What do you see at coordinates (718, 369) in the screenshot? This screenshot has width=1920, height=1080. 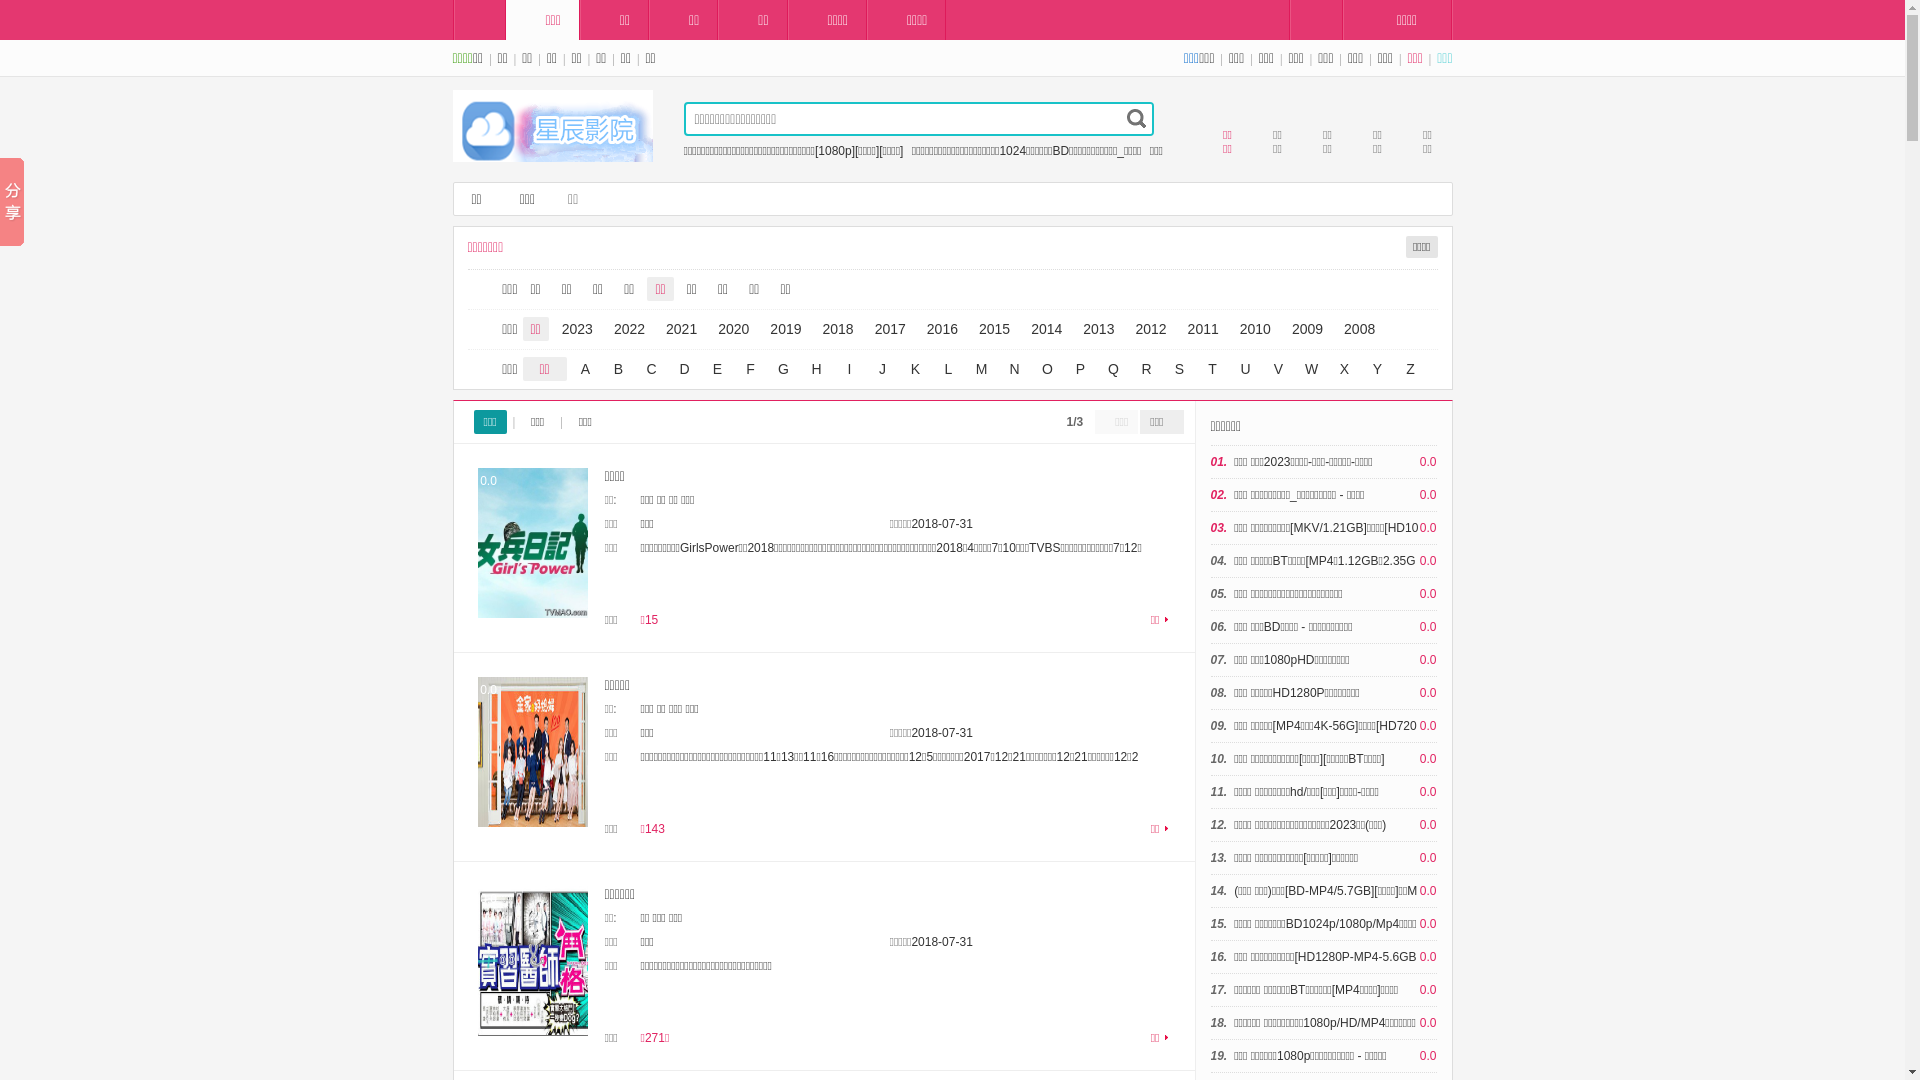 I see `'E'` at bounding box center [718, 369].